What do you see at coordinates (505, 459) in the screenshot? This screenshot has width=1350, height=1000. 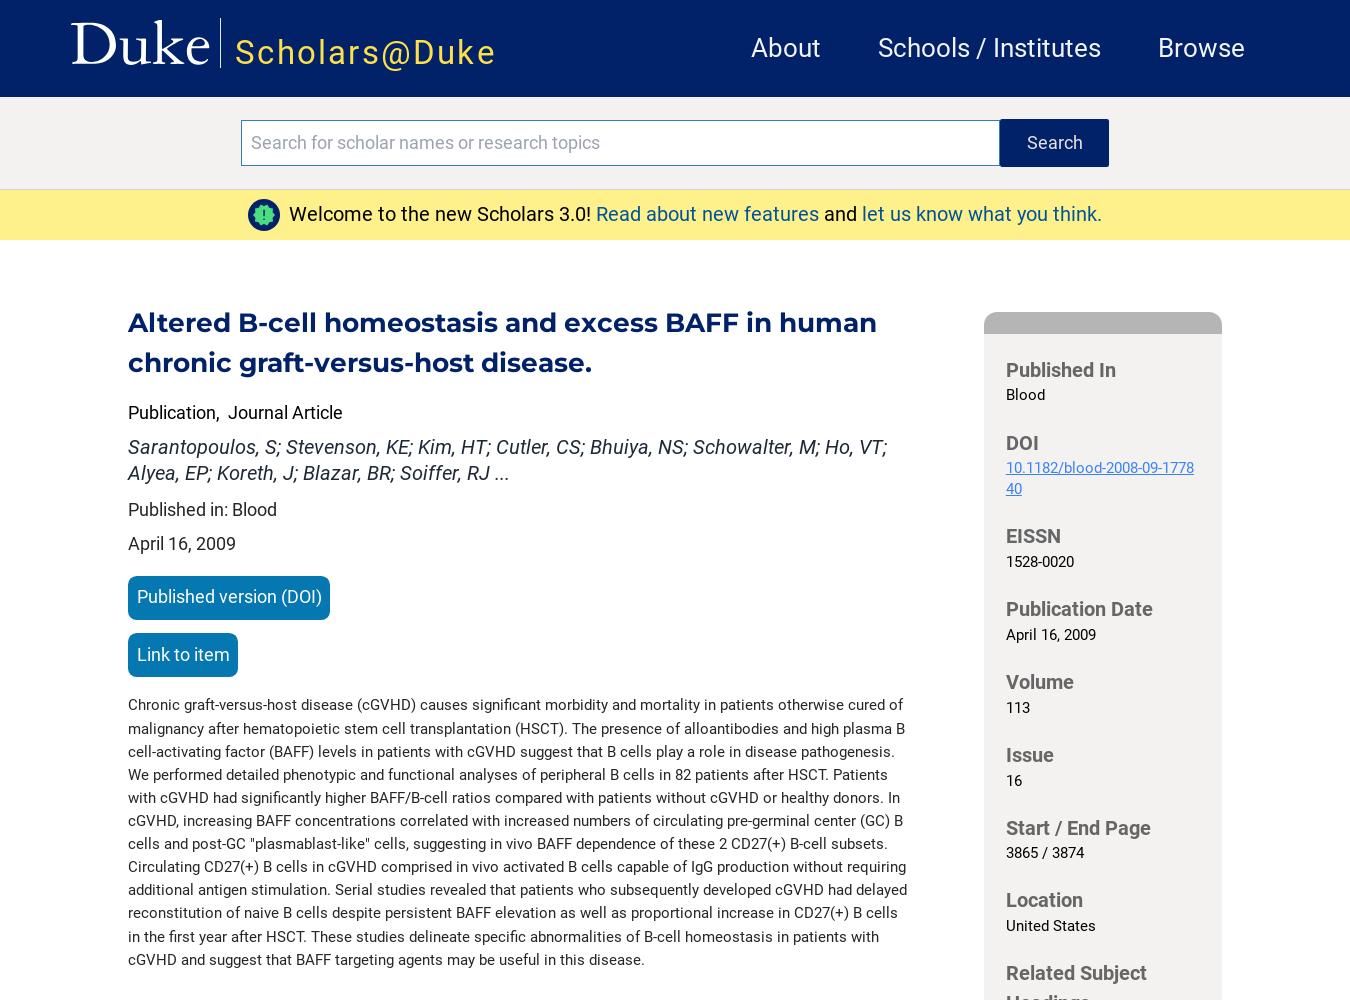 I see `'Sarantopoulos, S;  Stevenson, KE;  Kim, HT;  Cutler, CS;  Bhuiya, NS;  Schowalter, M;  Ho, VT;  Alyea, EP;  Koreth, J;  Blazar, BR;  Soiffer, RJ ...'` at bounding box center [505, 459].